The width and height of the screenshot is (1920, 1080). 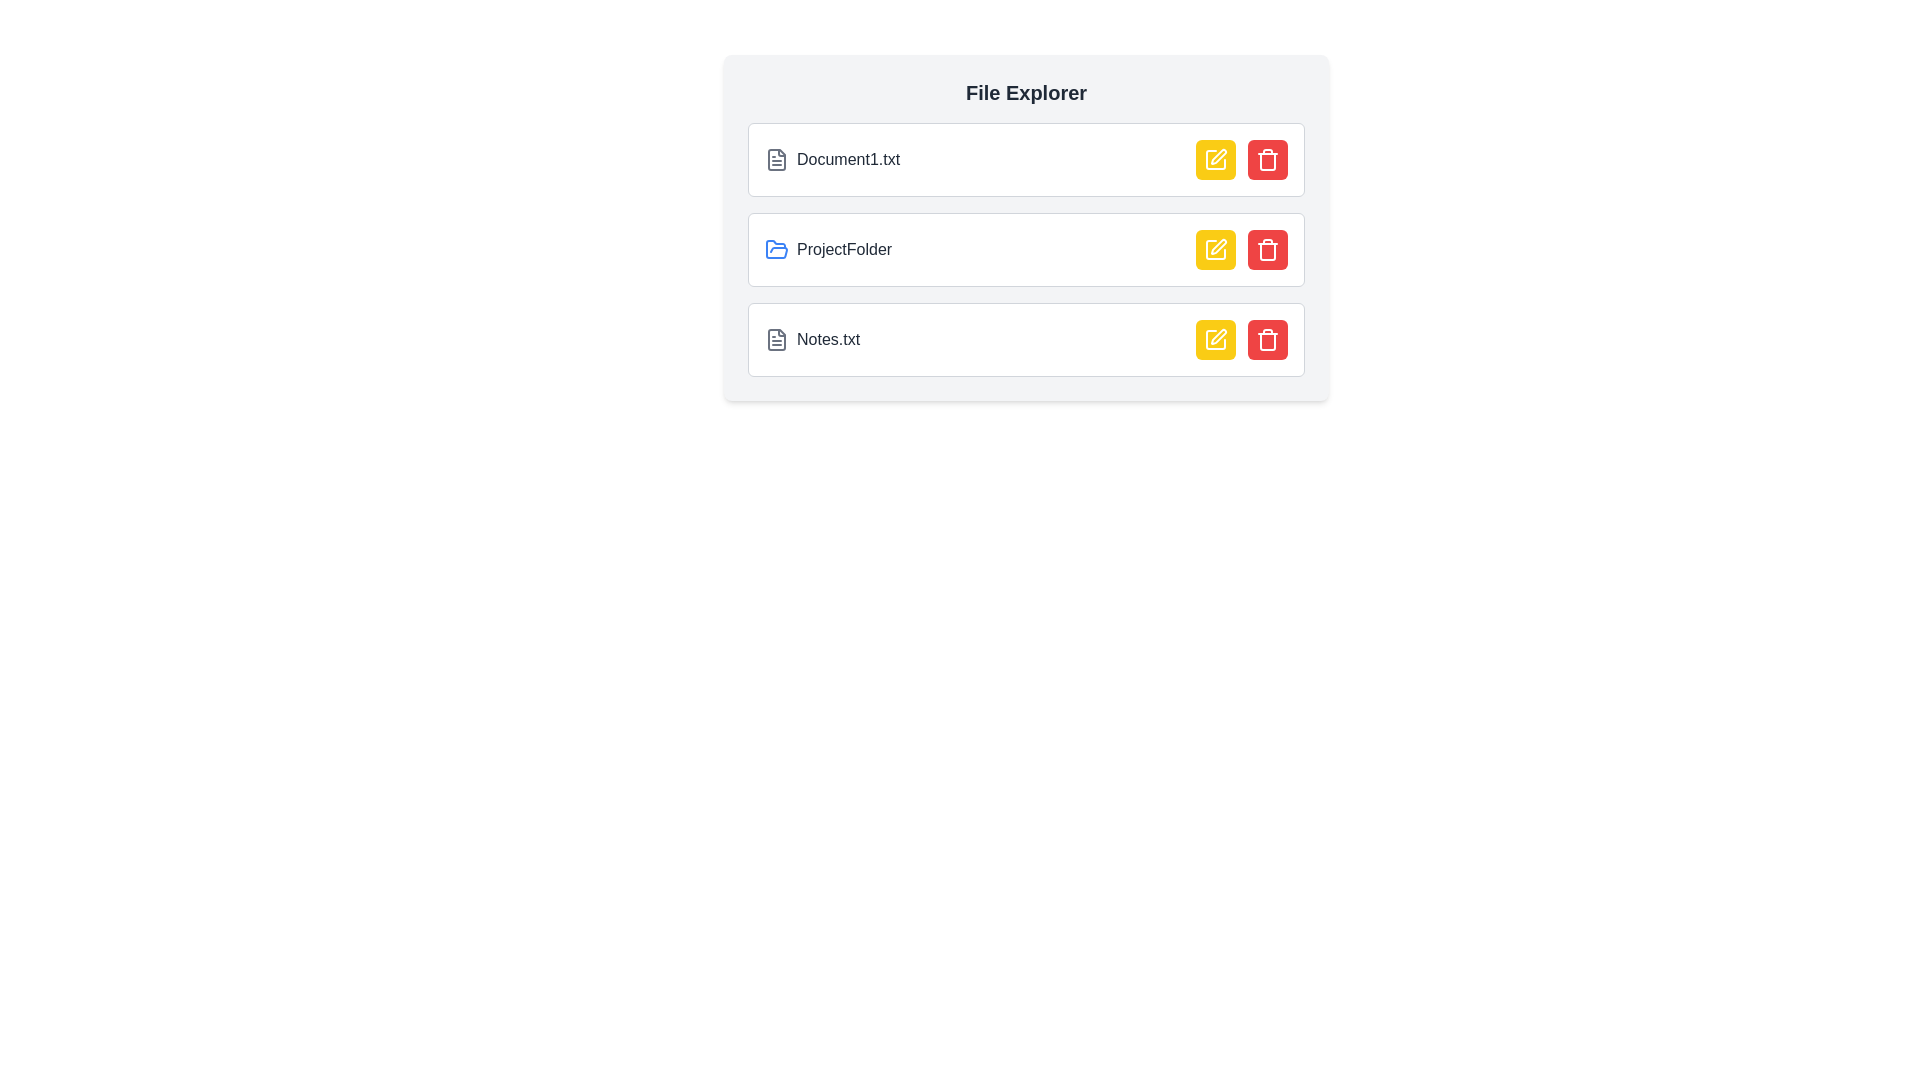 What do you see at coordinates (1266, 249) in the screenshot?
I see `the delete button, which is the third button in a row of three buttons on the right side of a file or folder entry in the file explorer interface` at bounding box center [1266, 249].